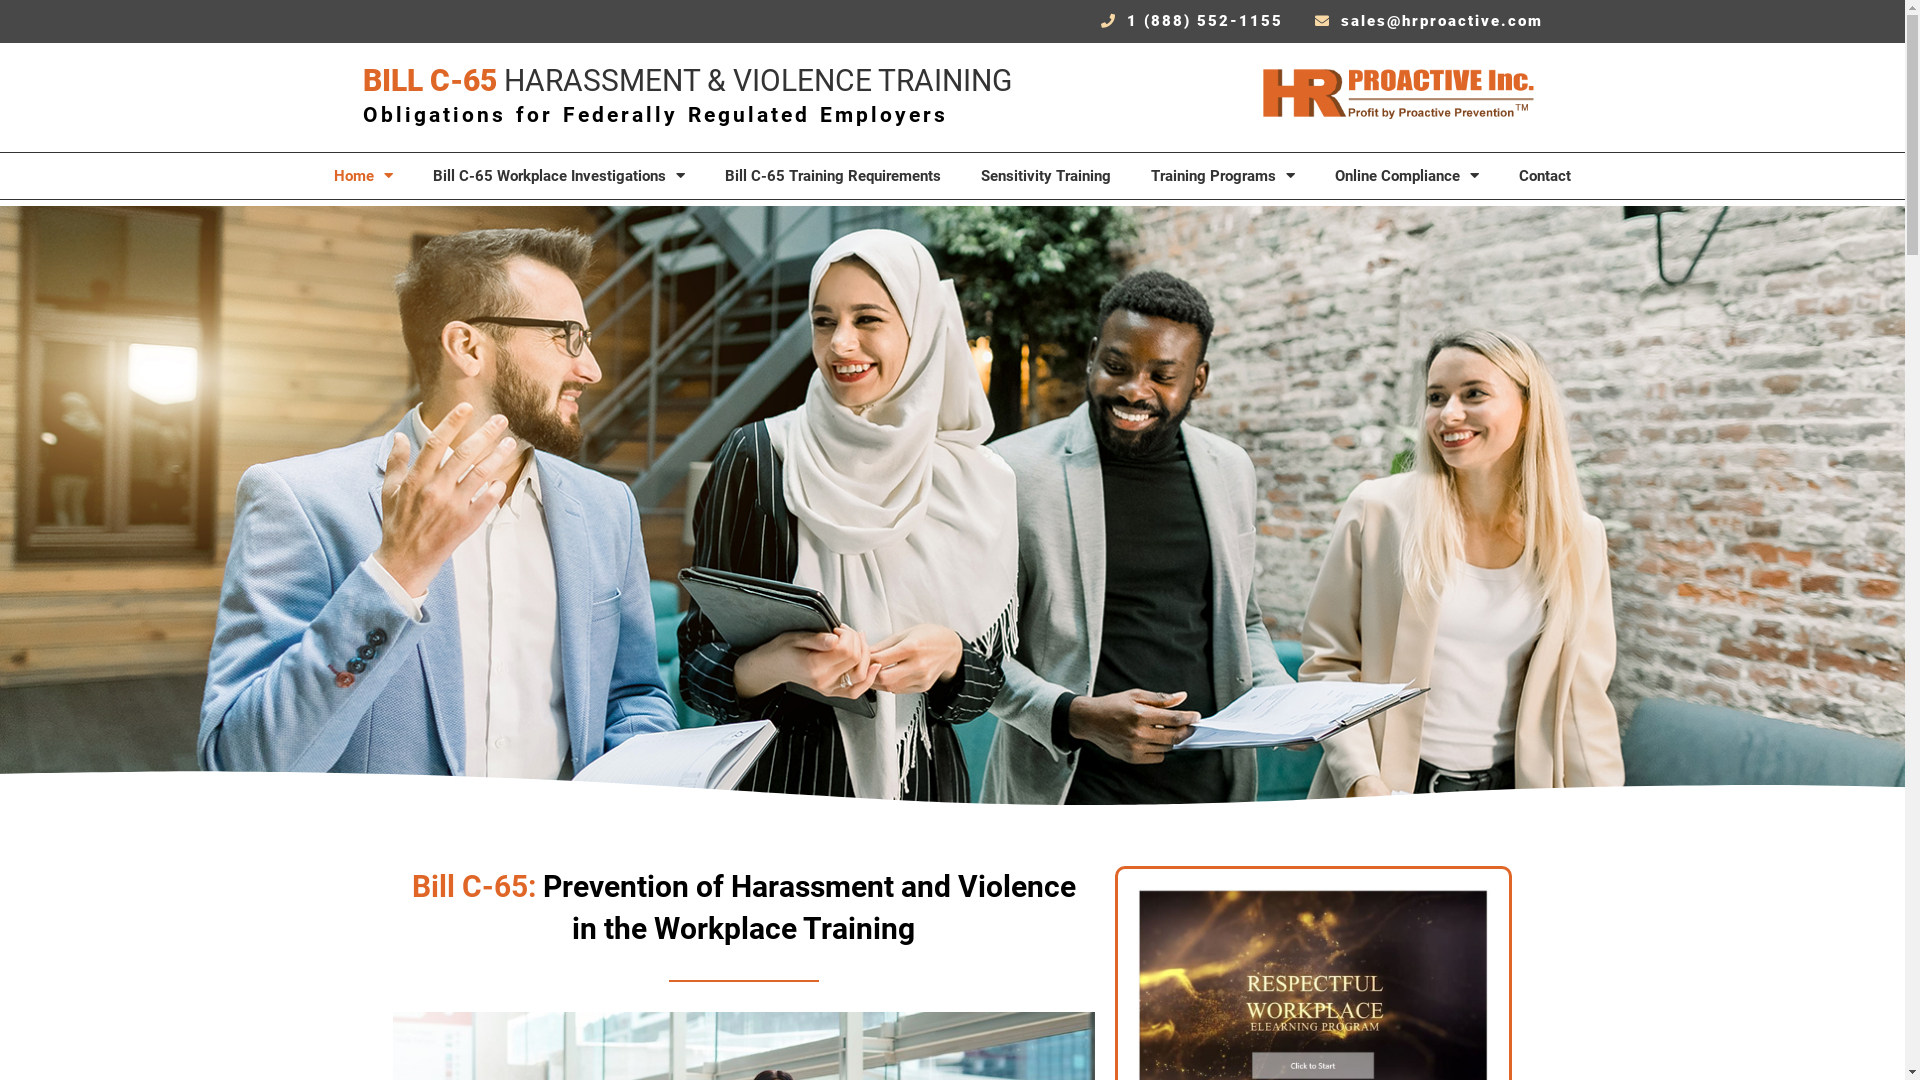  Describe the element at coordinates (654, 114) in the screenshot. I see `'Obligations for Federally Regulated Employers'` at that location.